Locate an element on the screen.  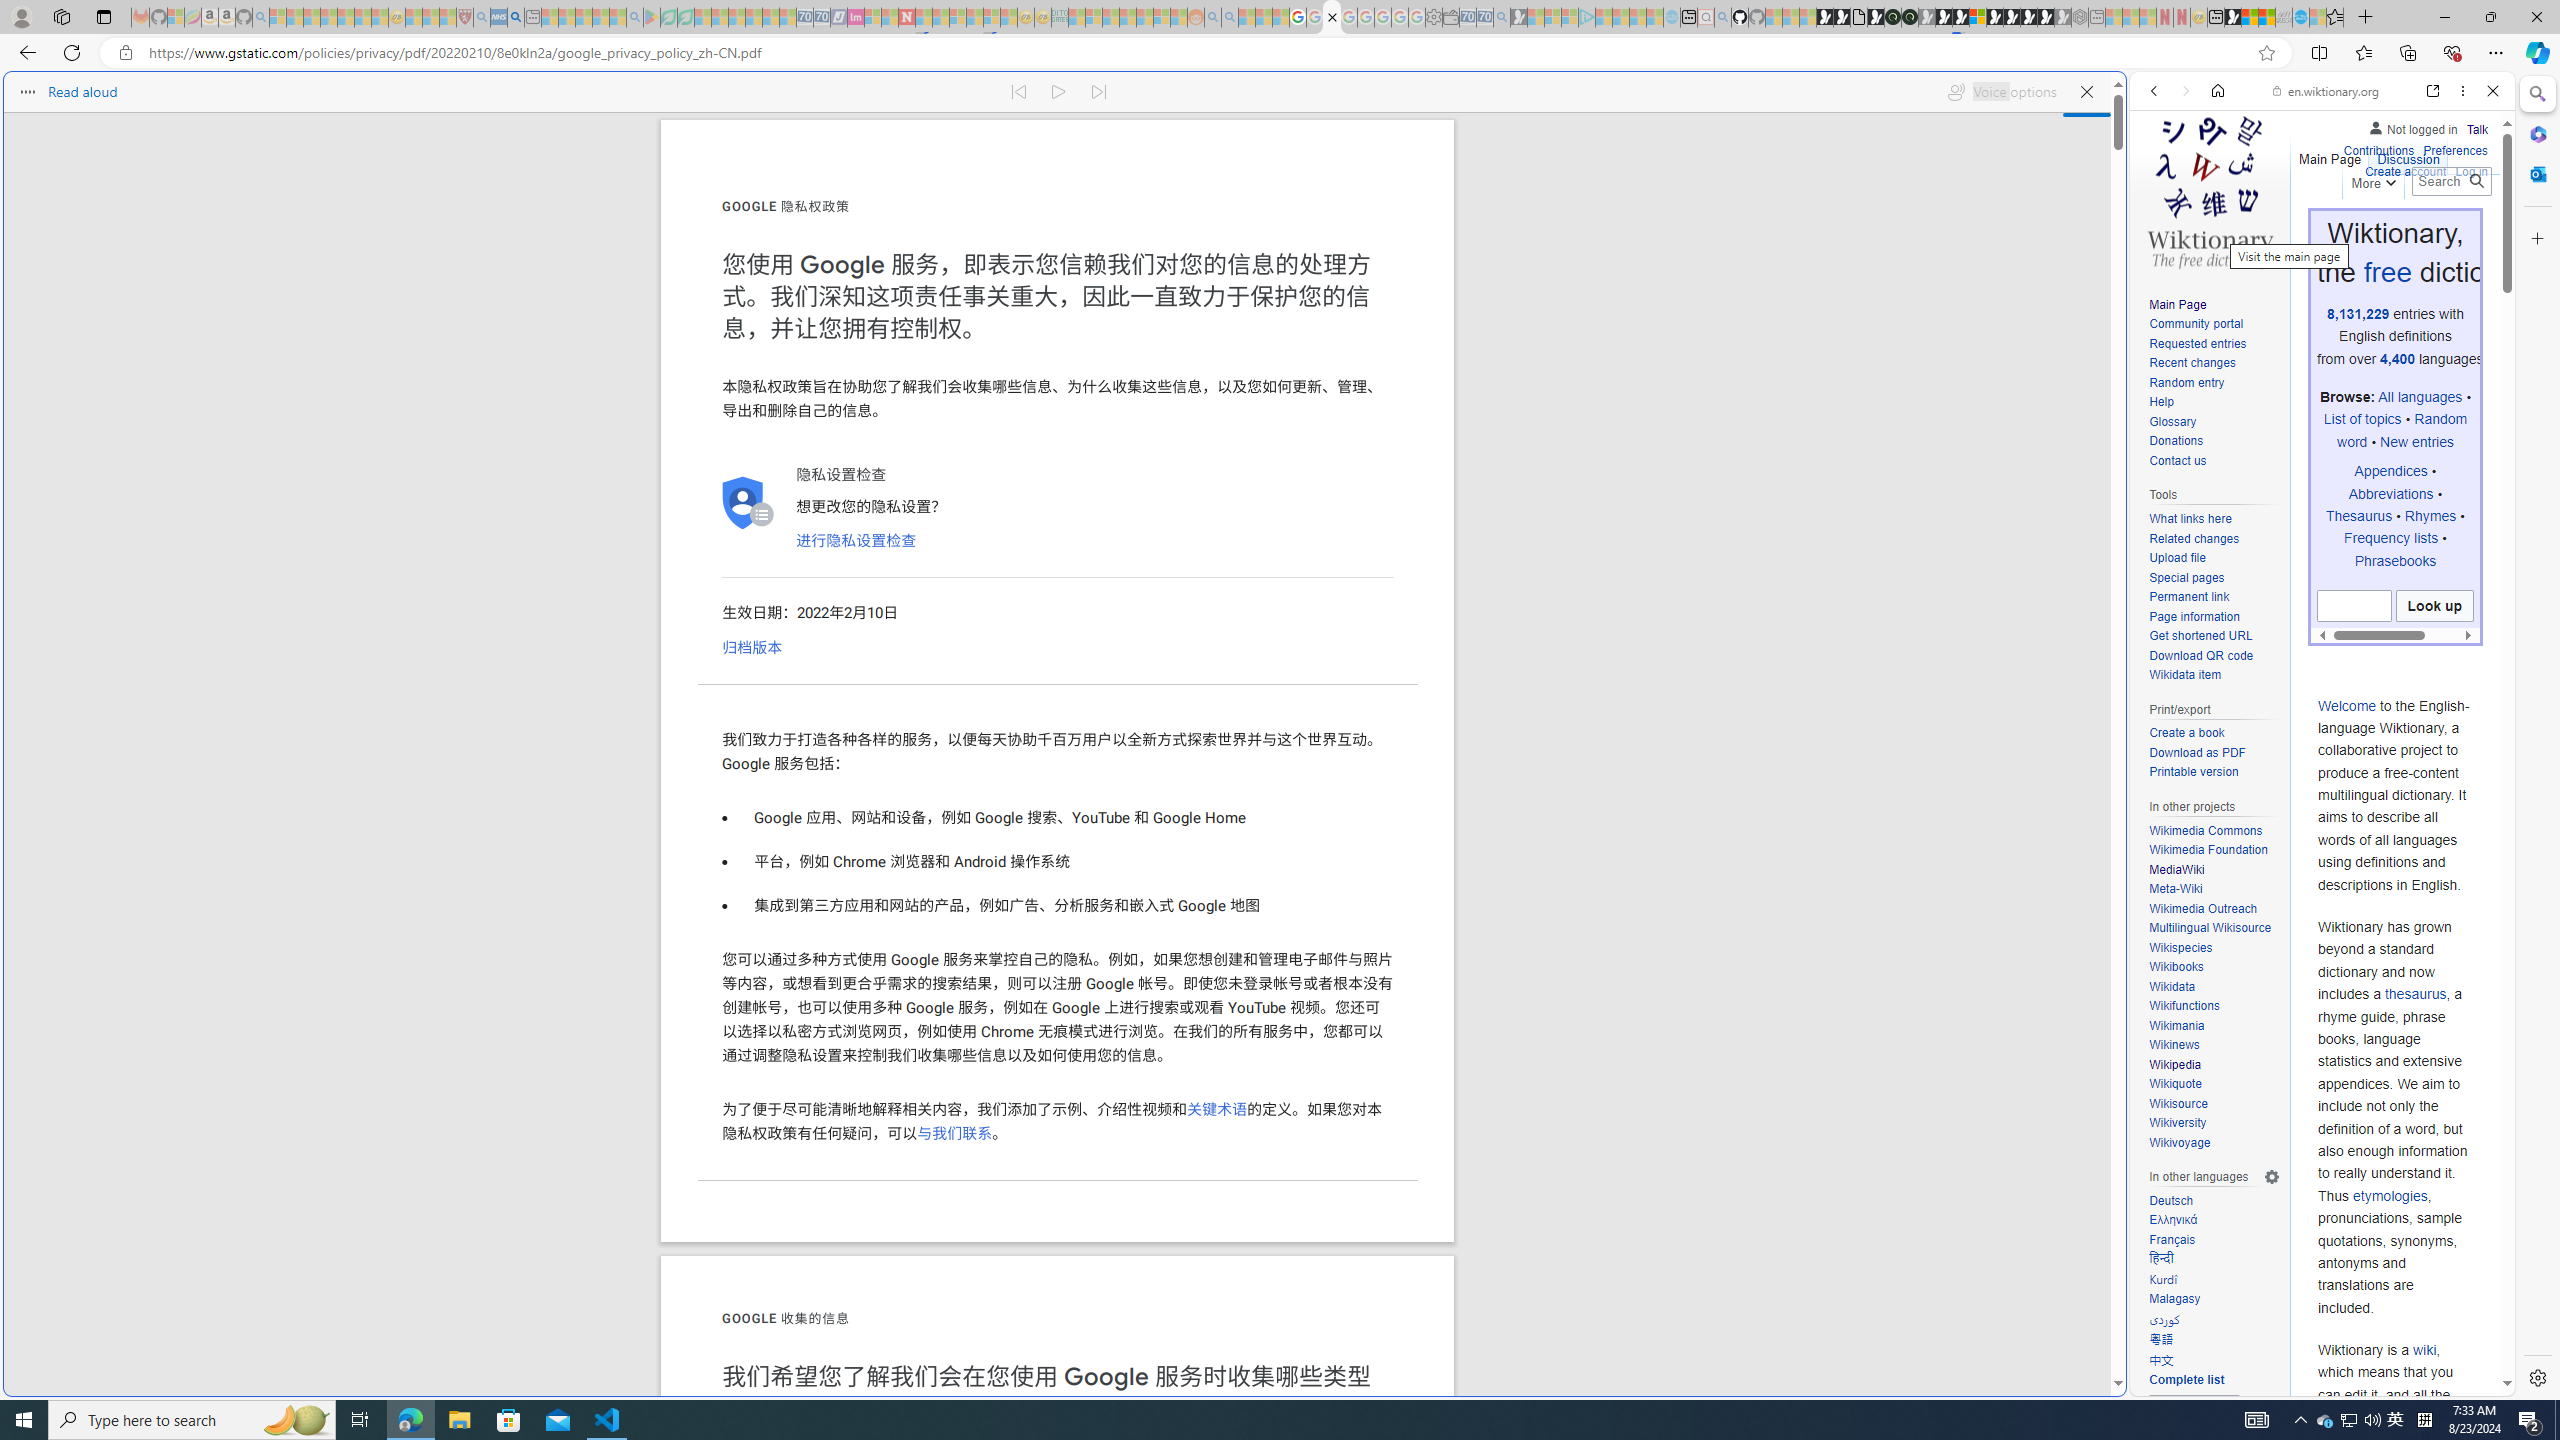
'Wikimedia Commons' is located at coordinates (2205, 830).